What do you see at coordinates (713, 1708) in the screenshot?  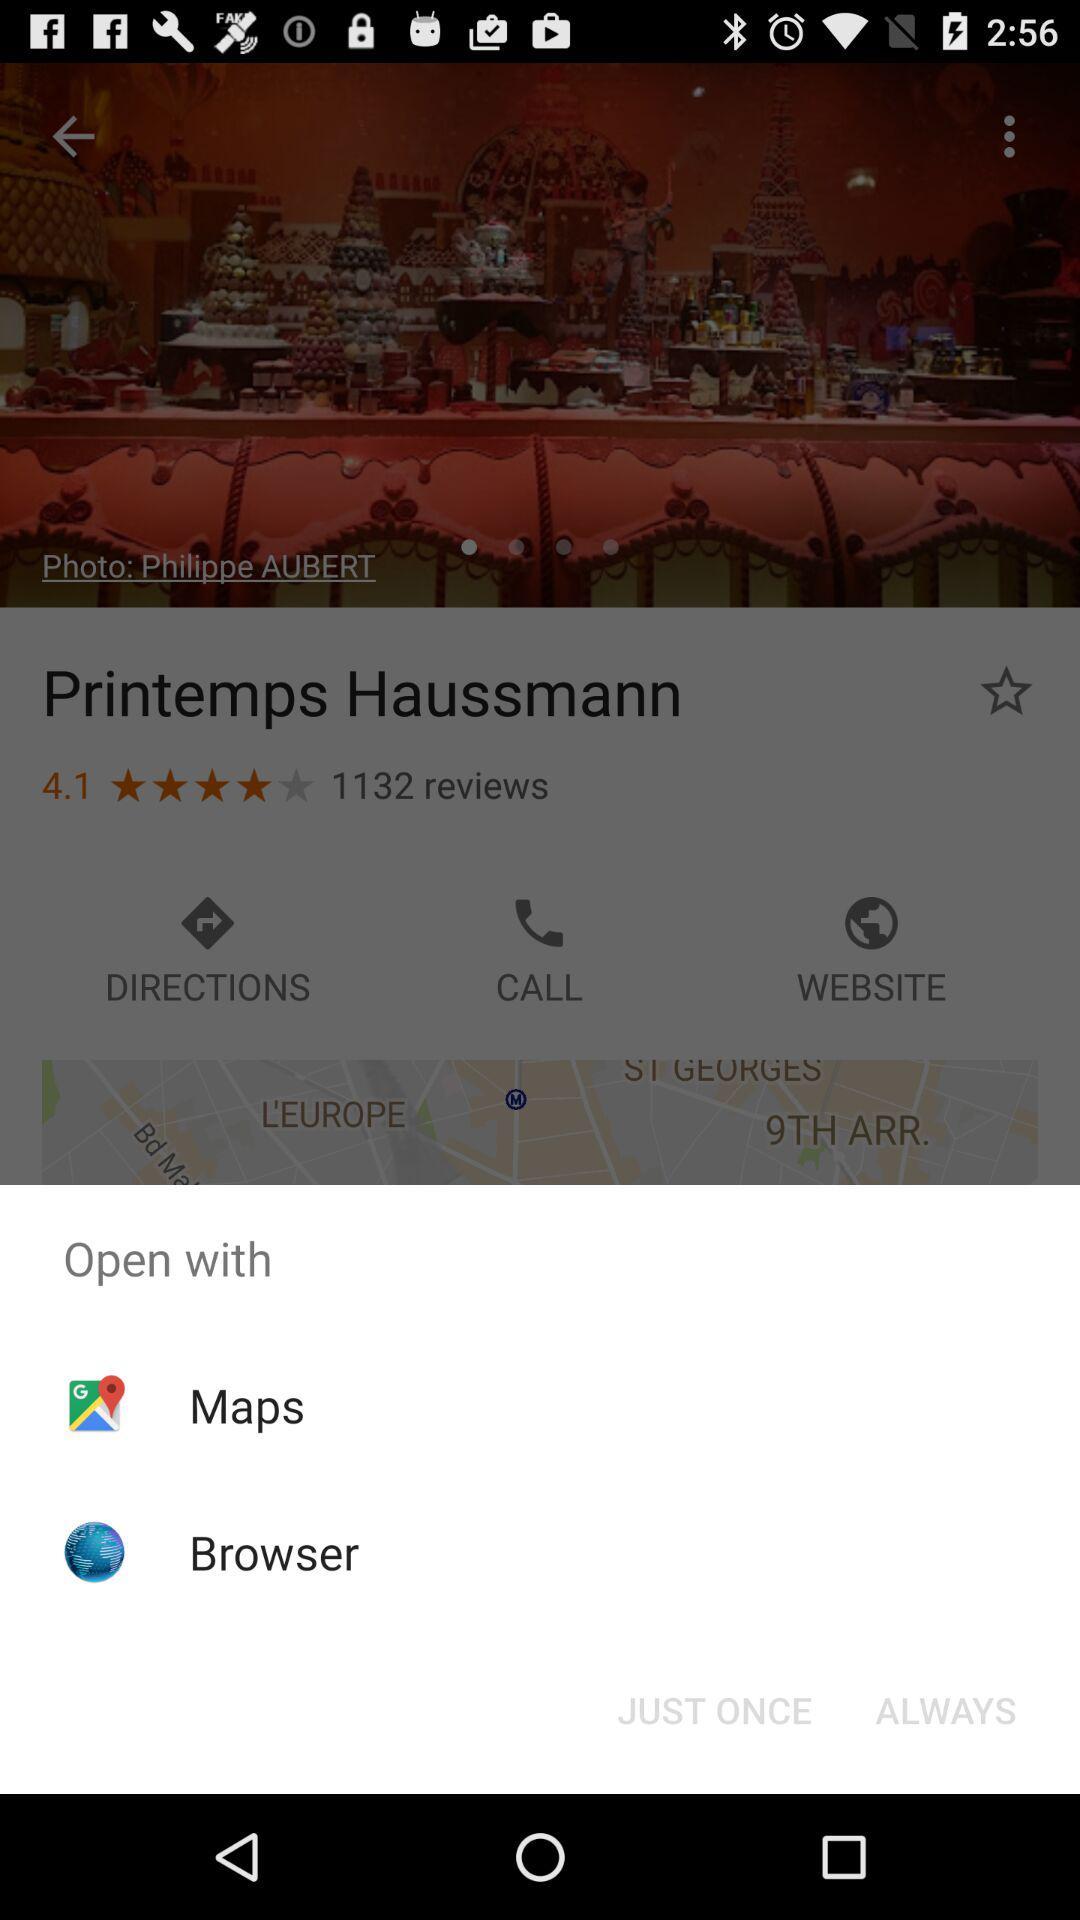 I see `the just once at the bottom` at bounding box center [713, 1708].